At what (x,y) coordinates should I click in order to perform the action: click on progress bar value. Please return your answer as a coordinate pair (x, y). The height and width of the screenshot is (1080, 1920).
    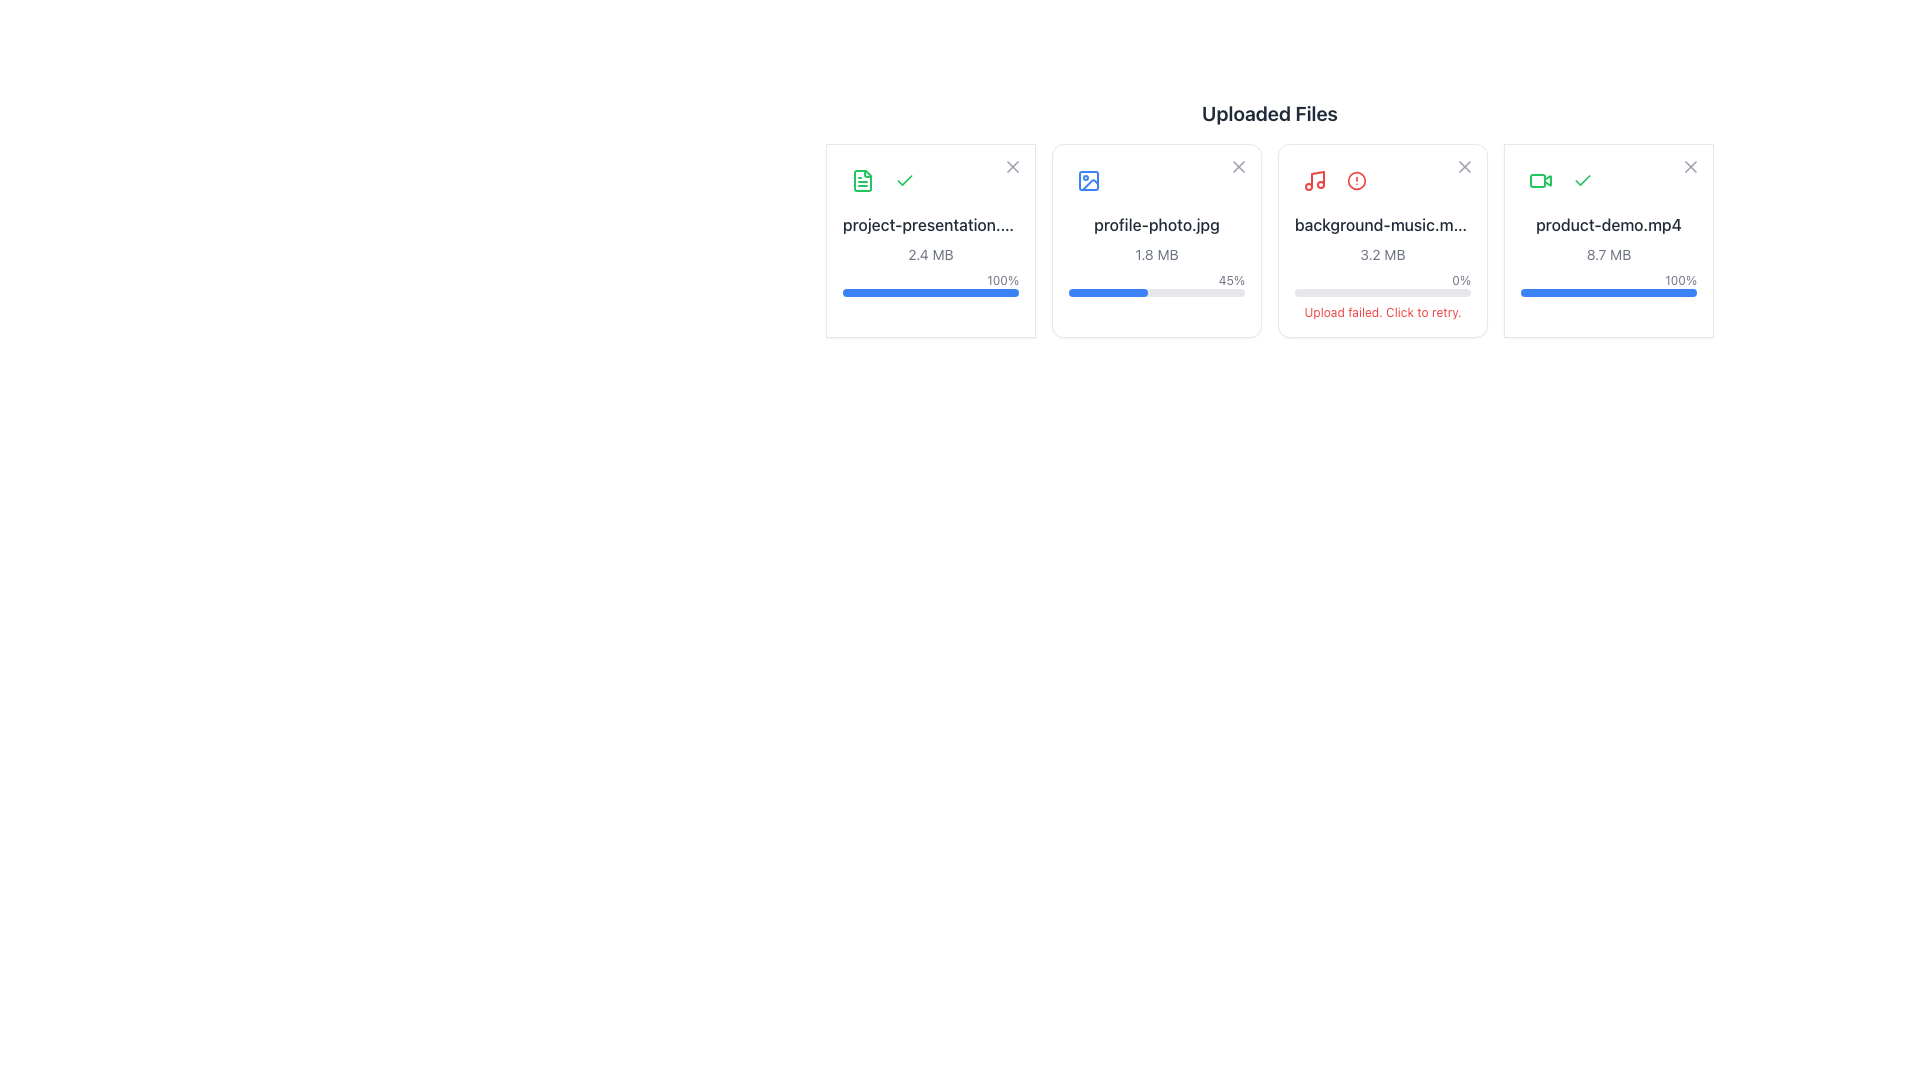
    Looking at the image, I should click on (1125, 293).